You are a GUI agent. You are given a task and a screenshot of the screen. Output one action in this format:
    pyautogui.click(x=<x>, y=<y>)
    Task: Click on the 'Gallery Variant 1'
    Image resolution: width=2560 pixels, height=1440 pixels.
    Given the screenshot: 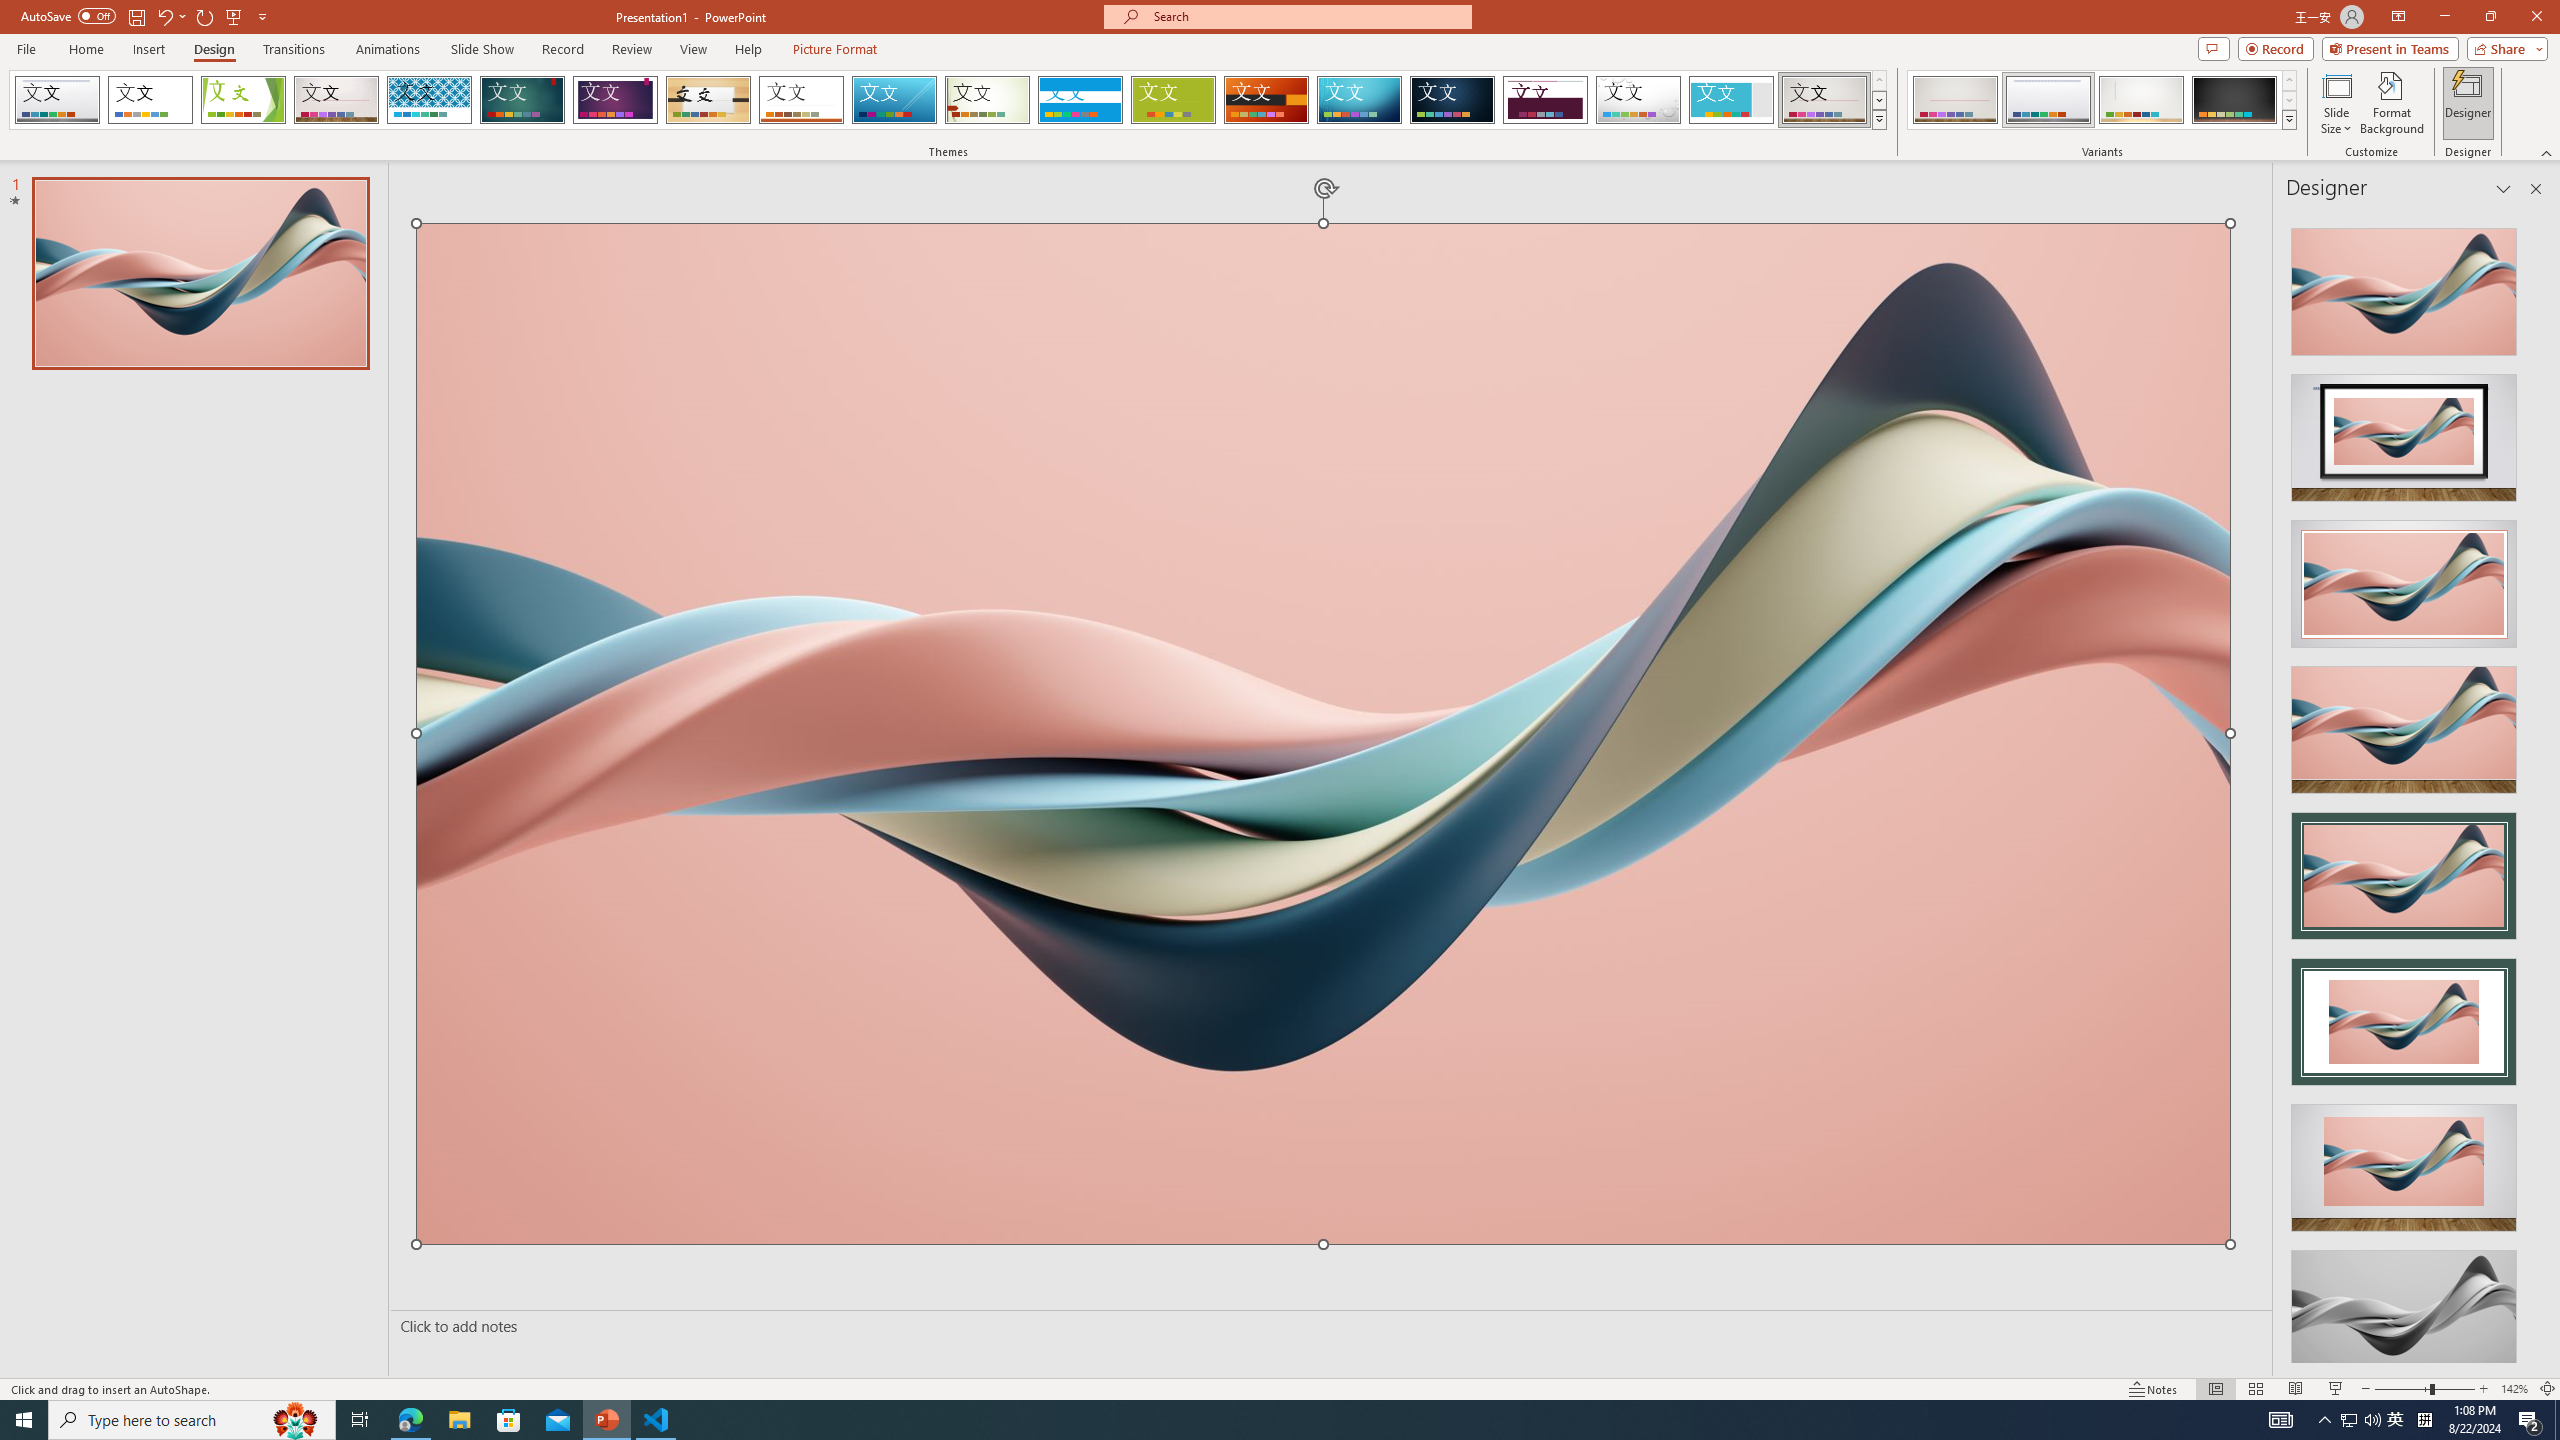 What is the action you would take?
    pyautogui.click(x=1954, y=99)
    